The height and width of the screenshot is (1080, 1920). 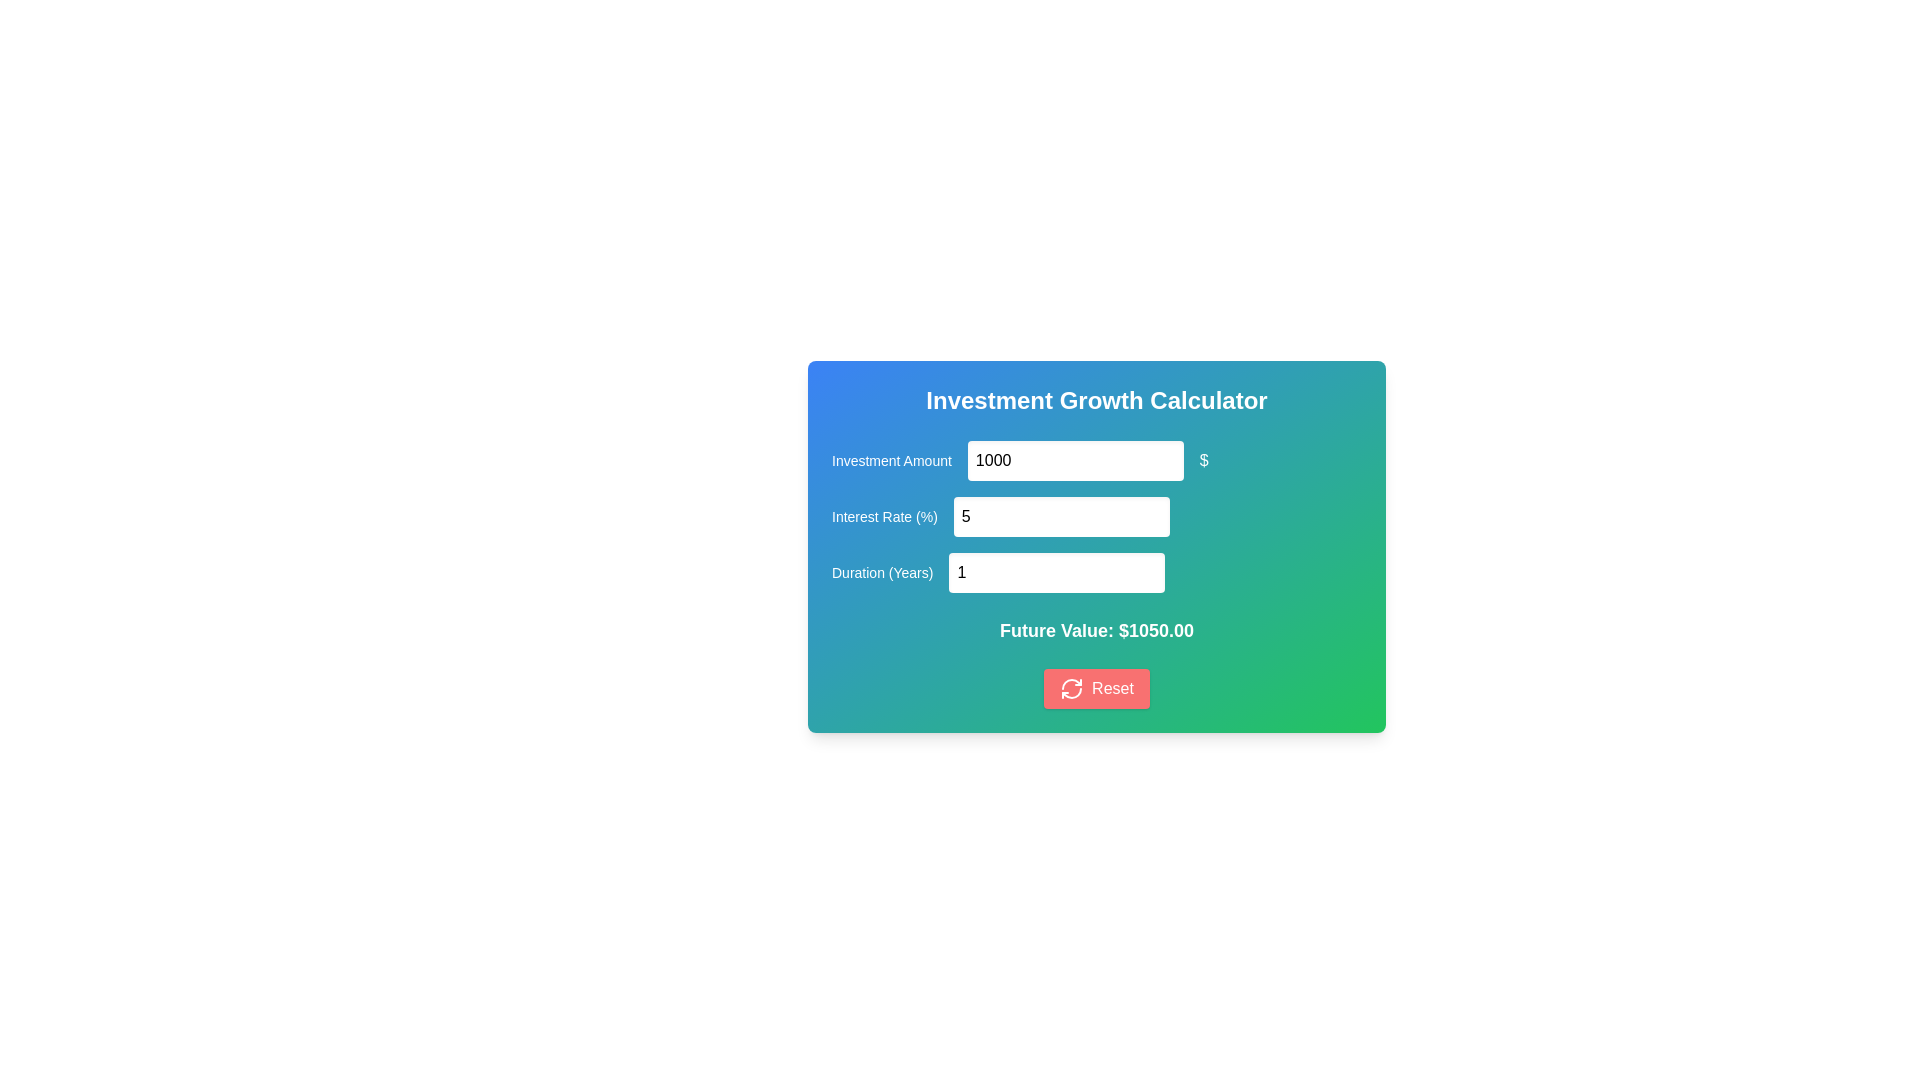 I want to click on the input fields of the Interactive calculator interface to enter data, so click(x=1096, y=547).